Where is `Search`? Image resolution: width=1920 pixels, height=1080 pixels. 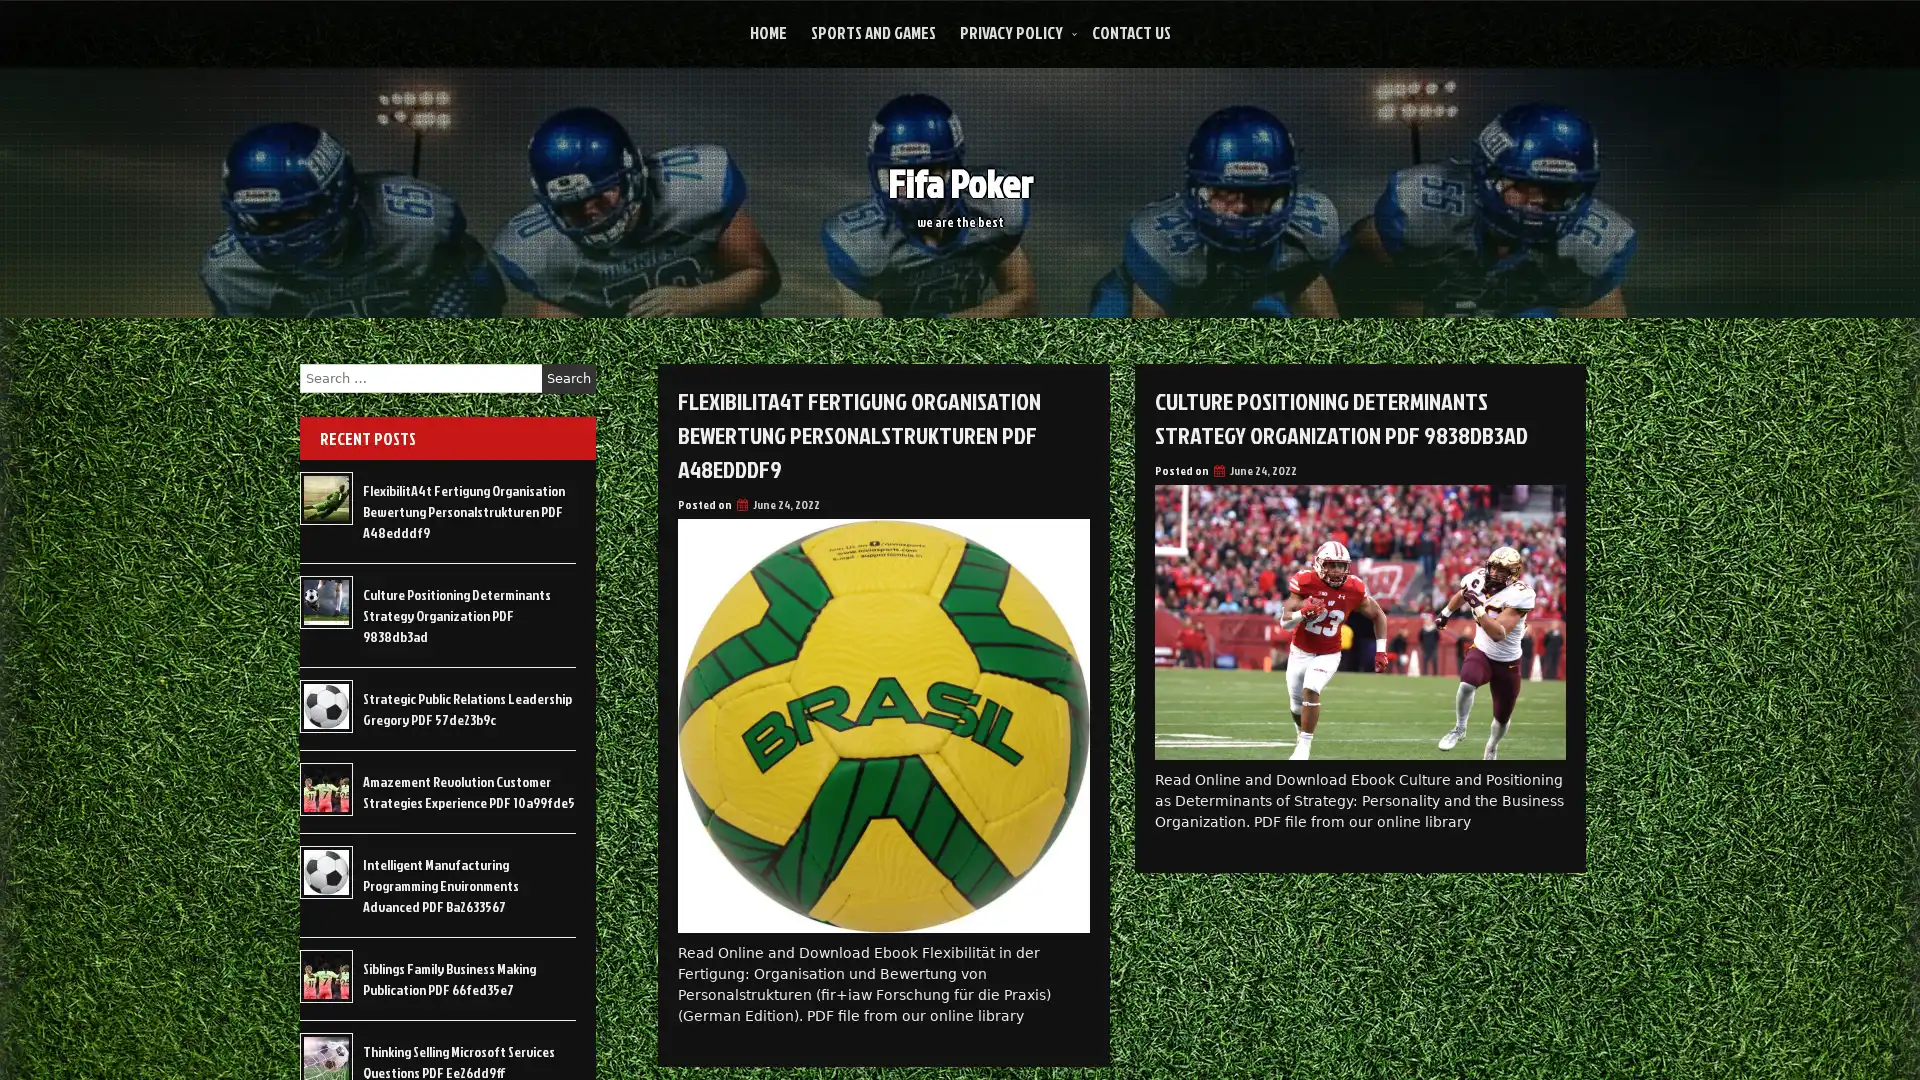 Search is located at coordinates (568, 378).